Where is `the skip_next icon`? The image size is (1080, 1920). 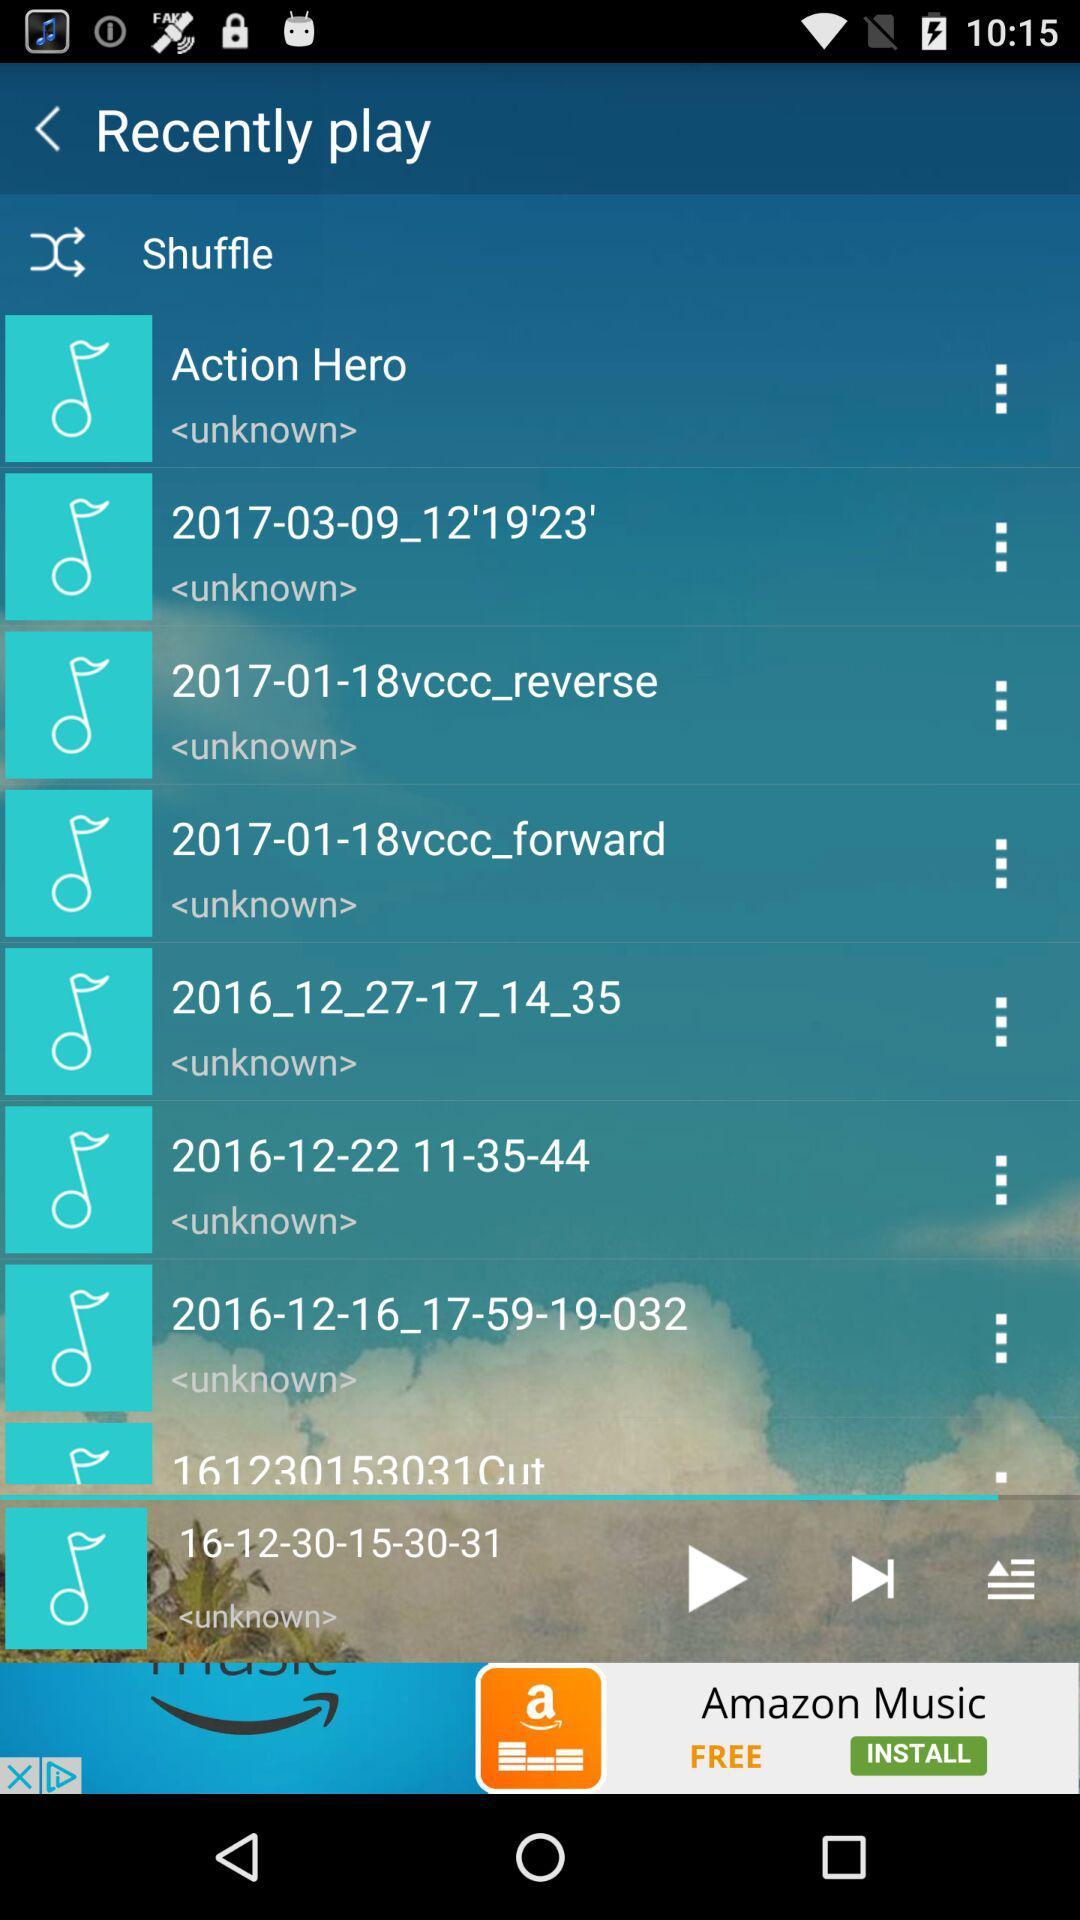
the skip_next icon is located at coordinates (870, 1688).